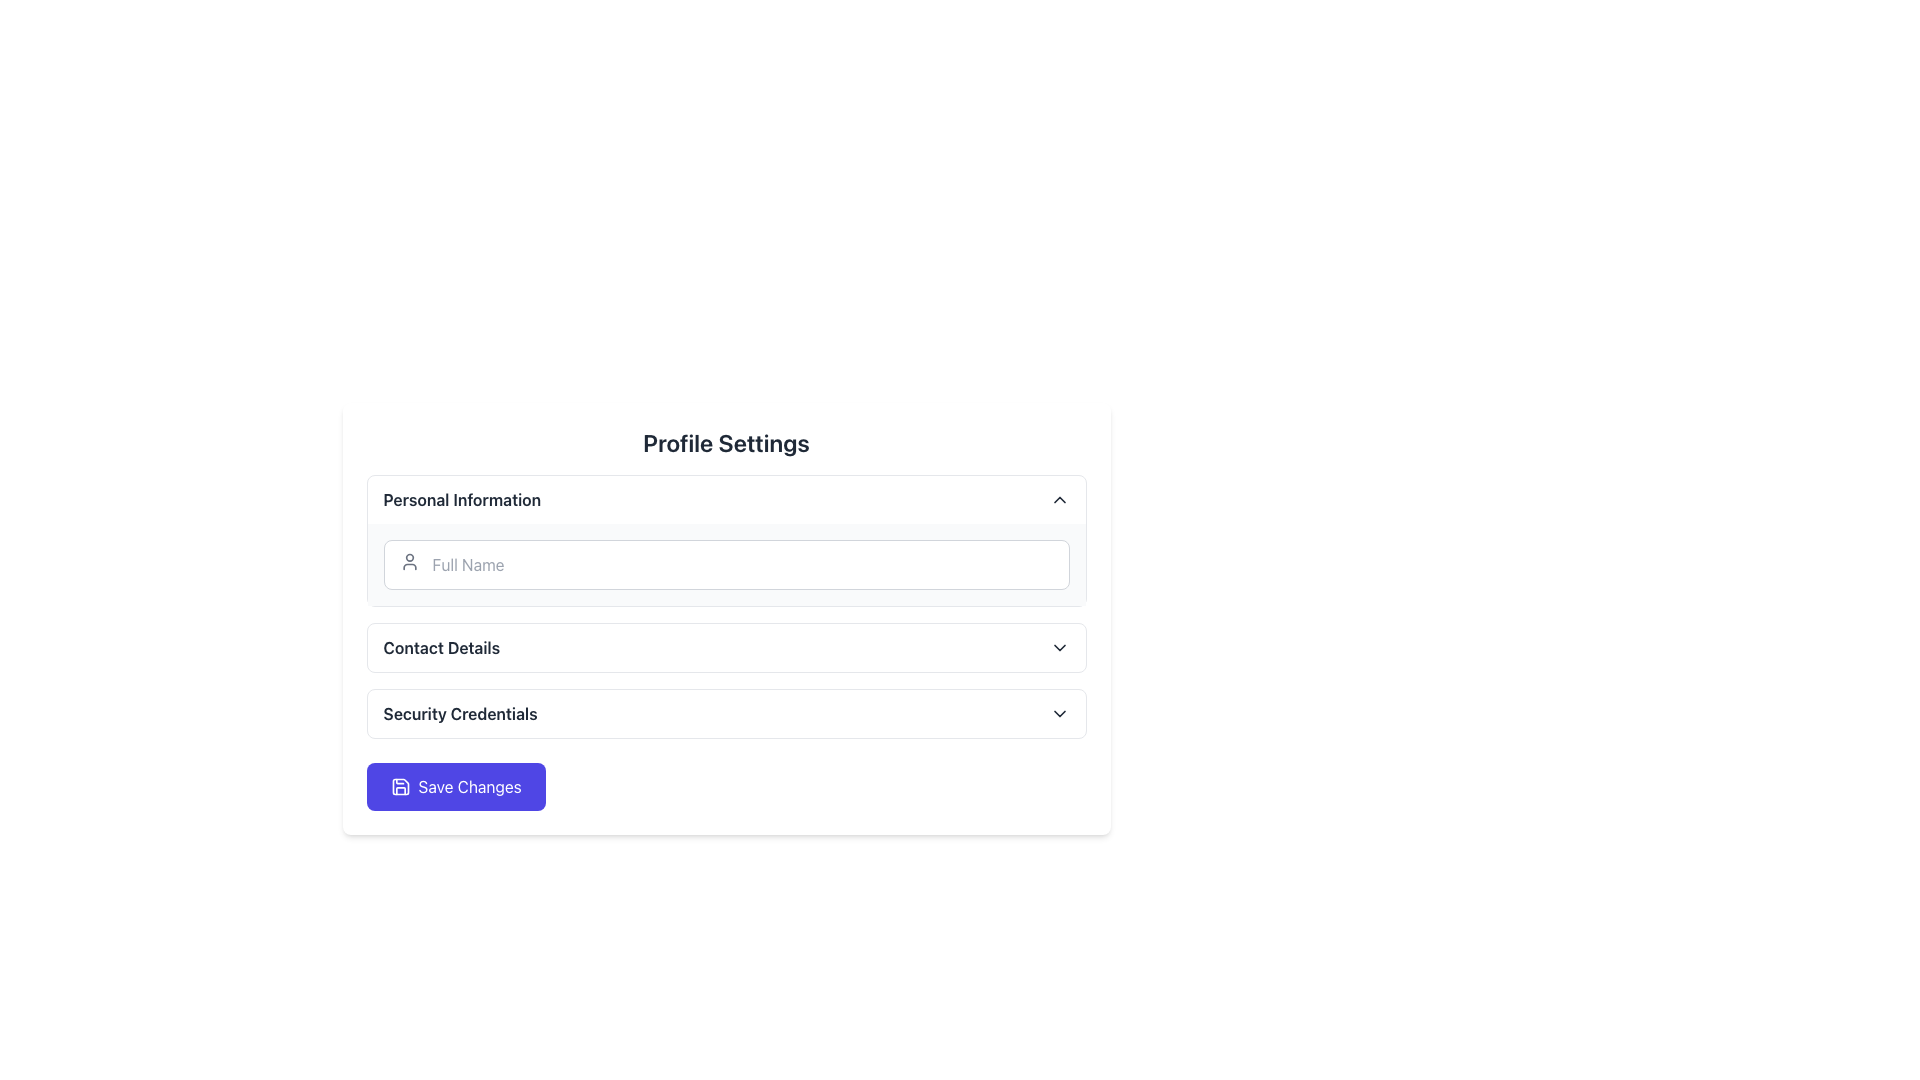 The height and width of the screenshot is (1080, 1920). I want to click on the chevron icon located at the far right of the 'Contact Details' section header, so click(1058, 648).